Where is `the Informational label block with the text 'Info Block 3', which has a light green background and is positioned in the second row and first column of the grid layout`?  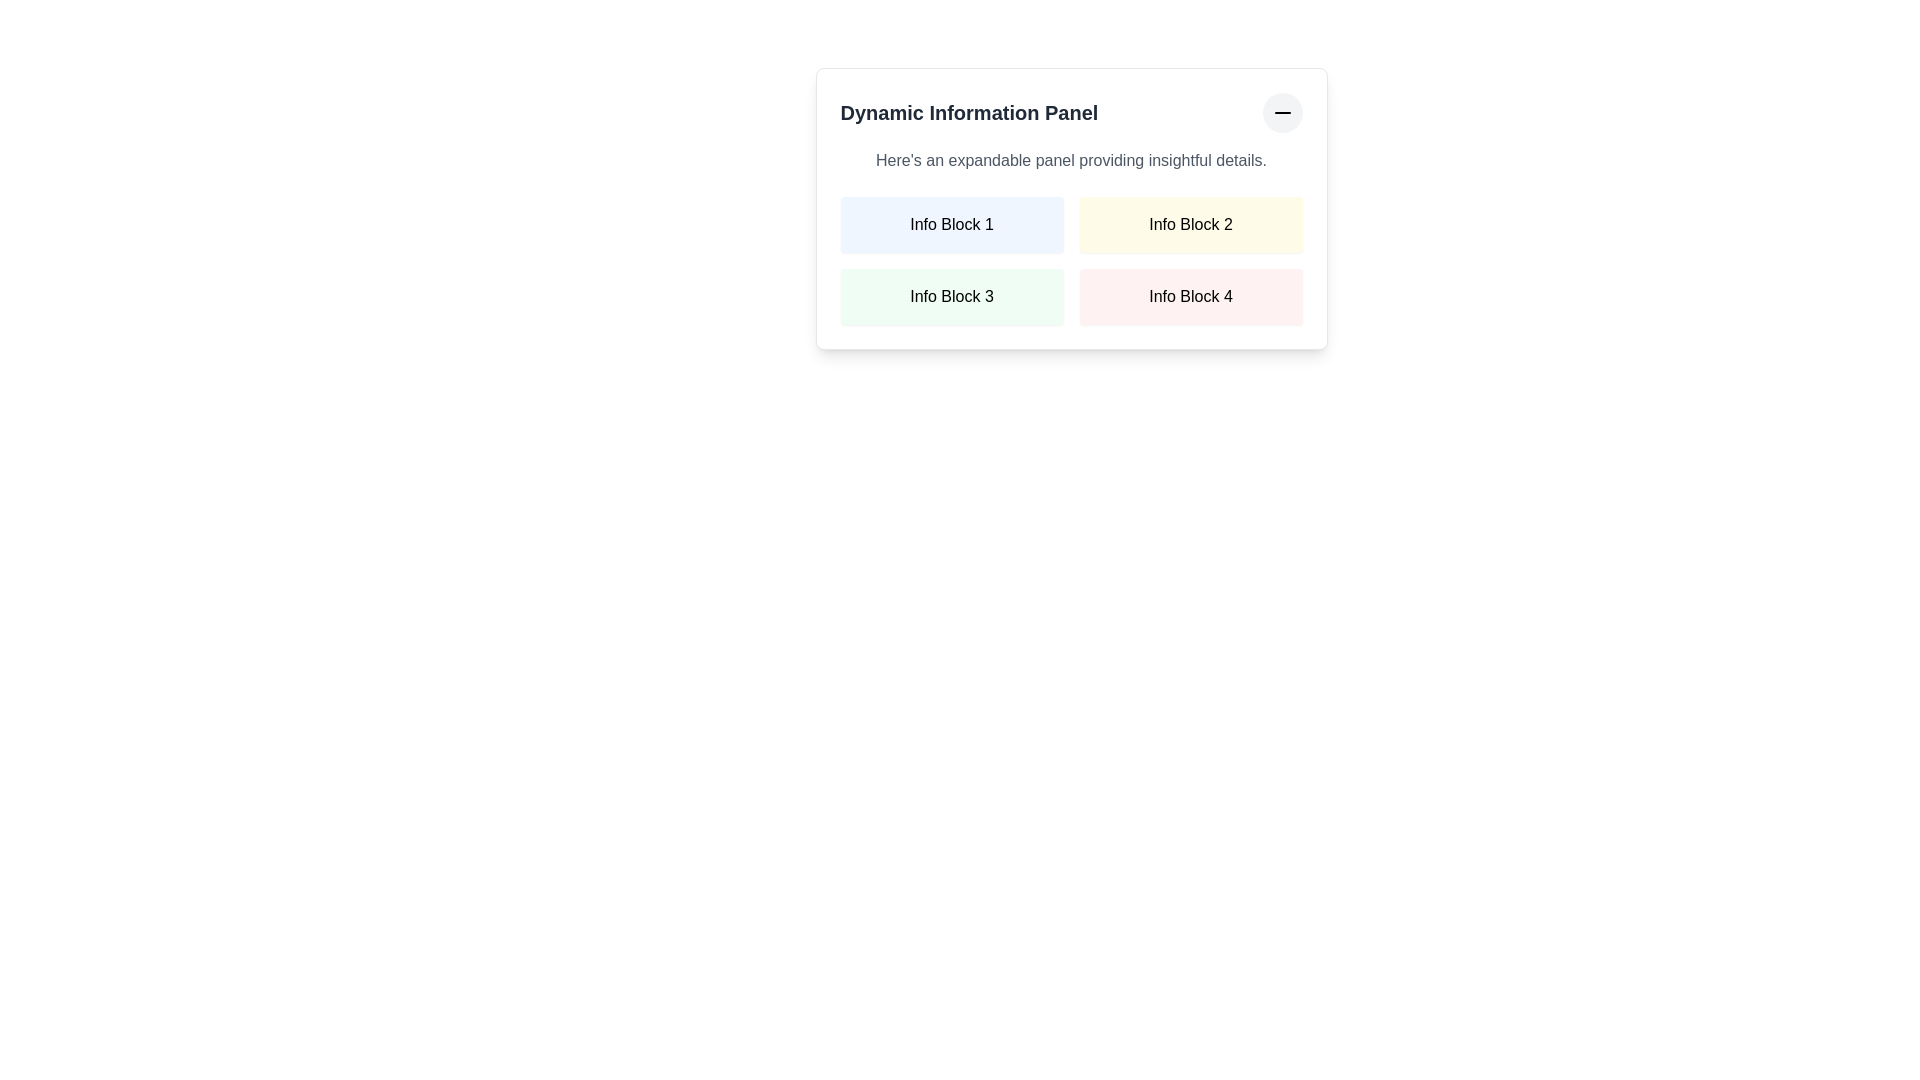 the Informational label block with the text 'Info Block 3', which has a light green background and is positioned in the second row and first column of the grid layout is located at coordinates (950, 297).